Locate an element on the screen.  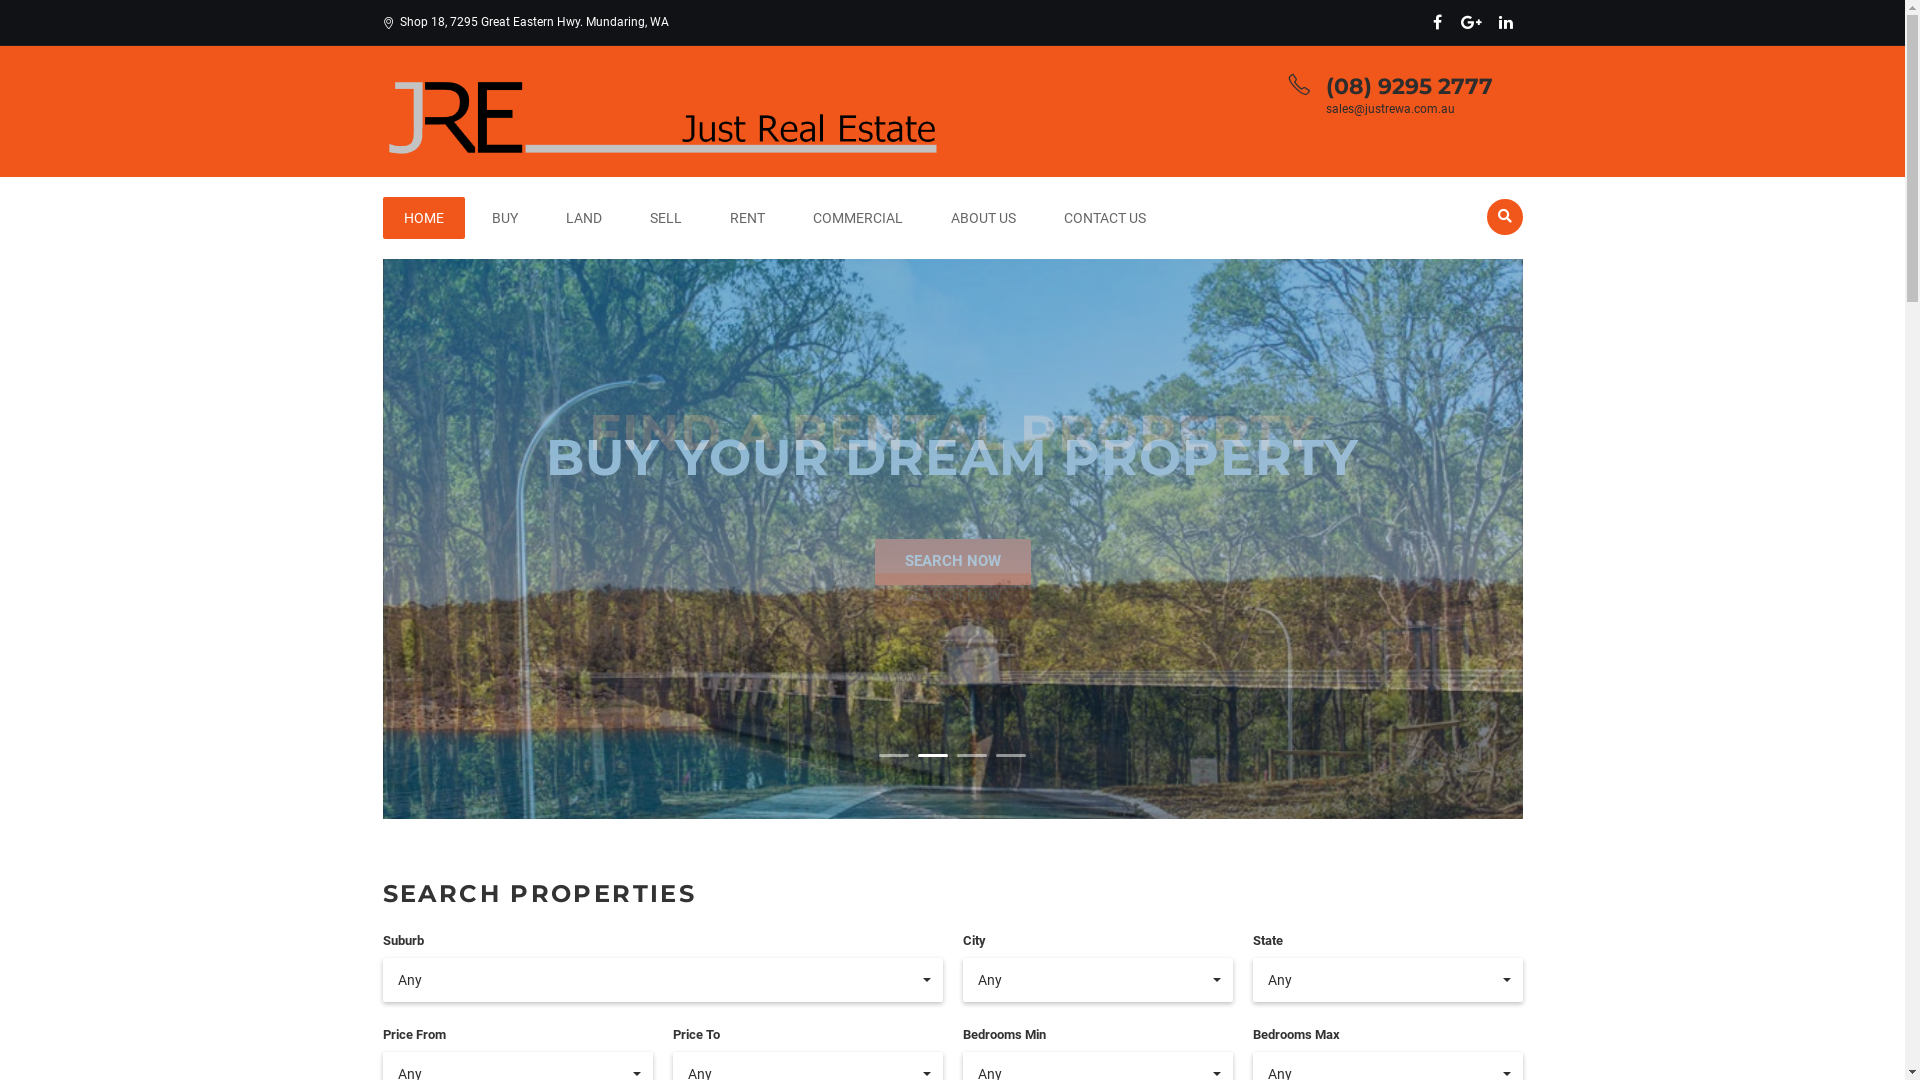
'SELL' is located at coordinates (665, 218).